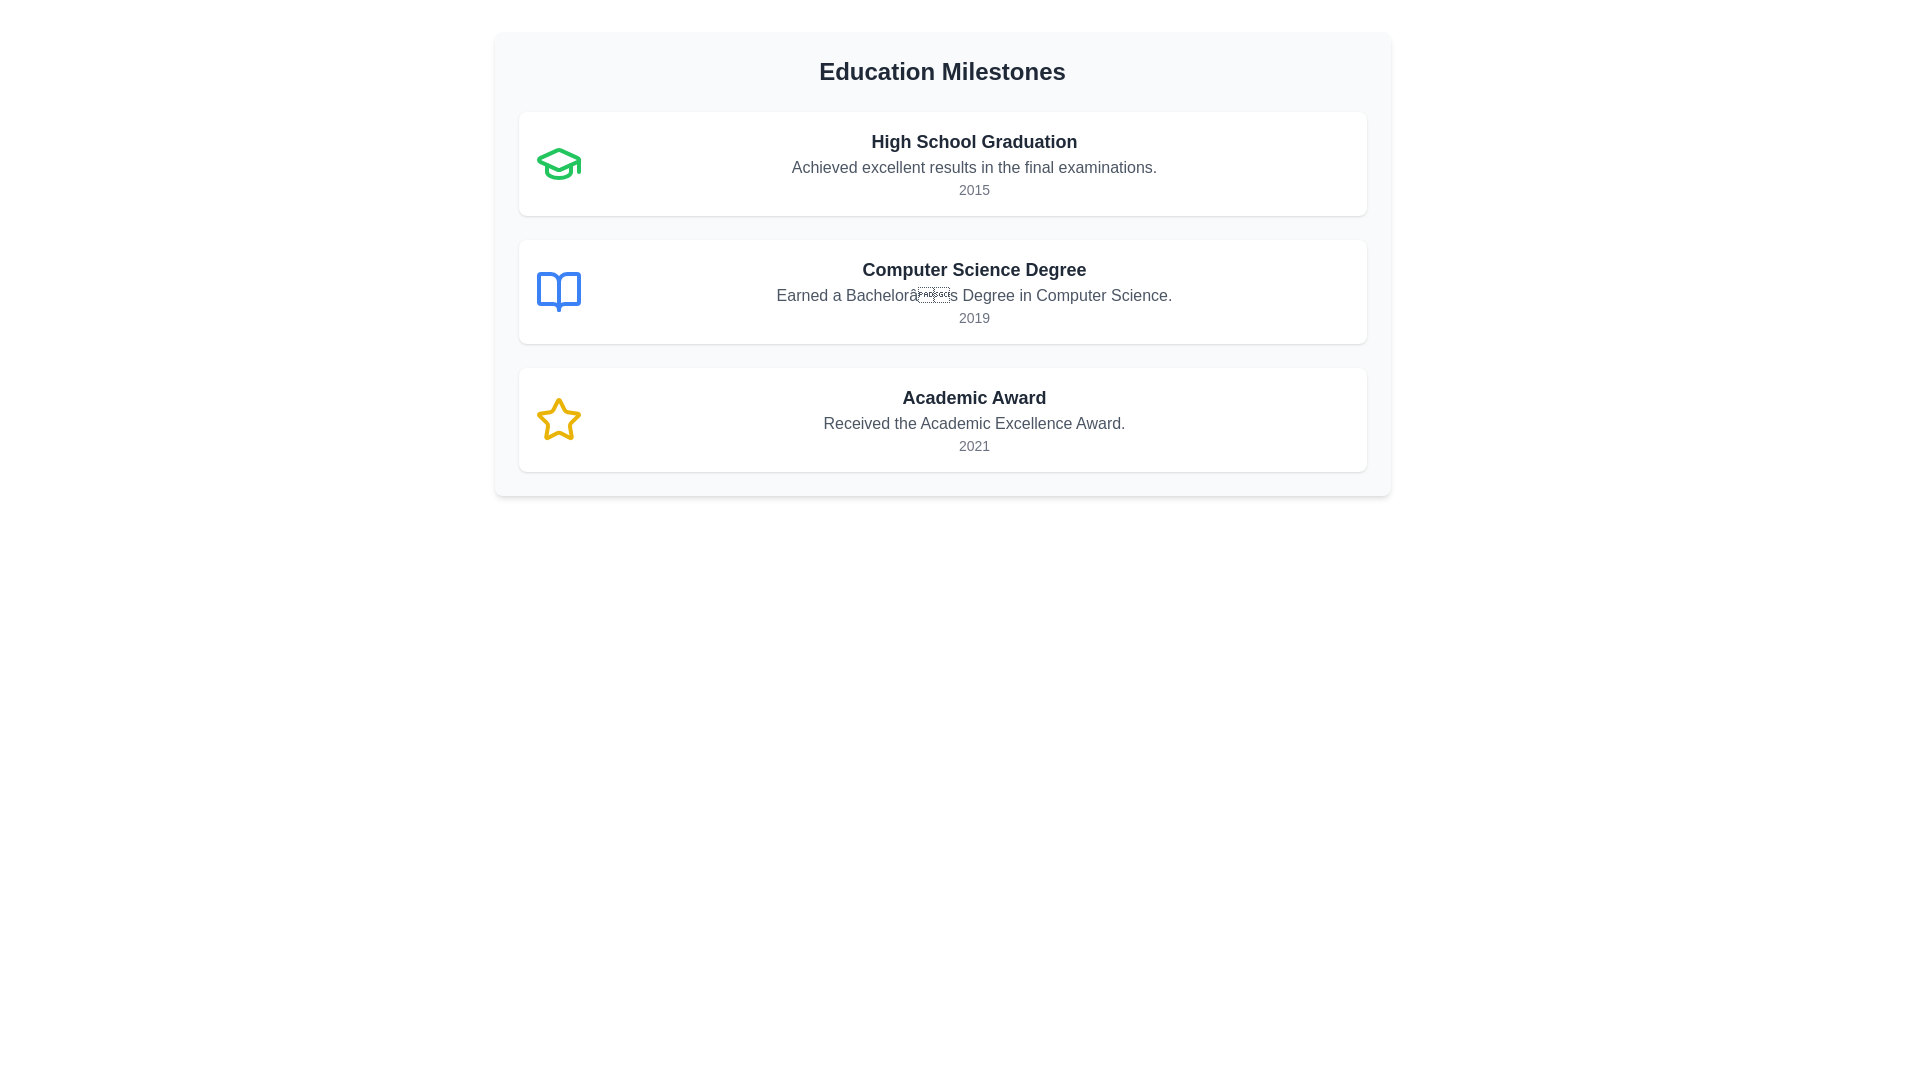 The width and height of the screenshot is (1920, 1080). What do you see at coordinates (558, 292) in the screenshot?
I see `the left segment of the book icon representing education in the 'Computer Science Degree' milestone, located in the second item in the list` at bounding box center [558, 292].